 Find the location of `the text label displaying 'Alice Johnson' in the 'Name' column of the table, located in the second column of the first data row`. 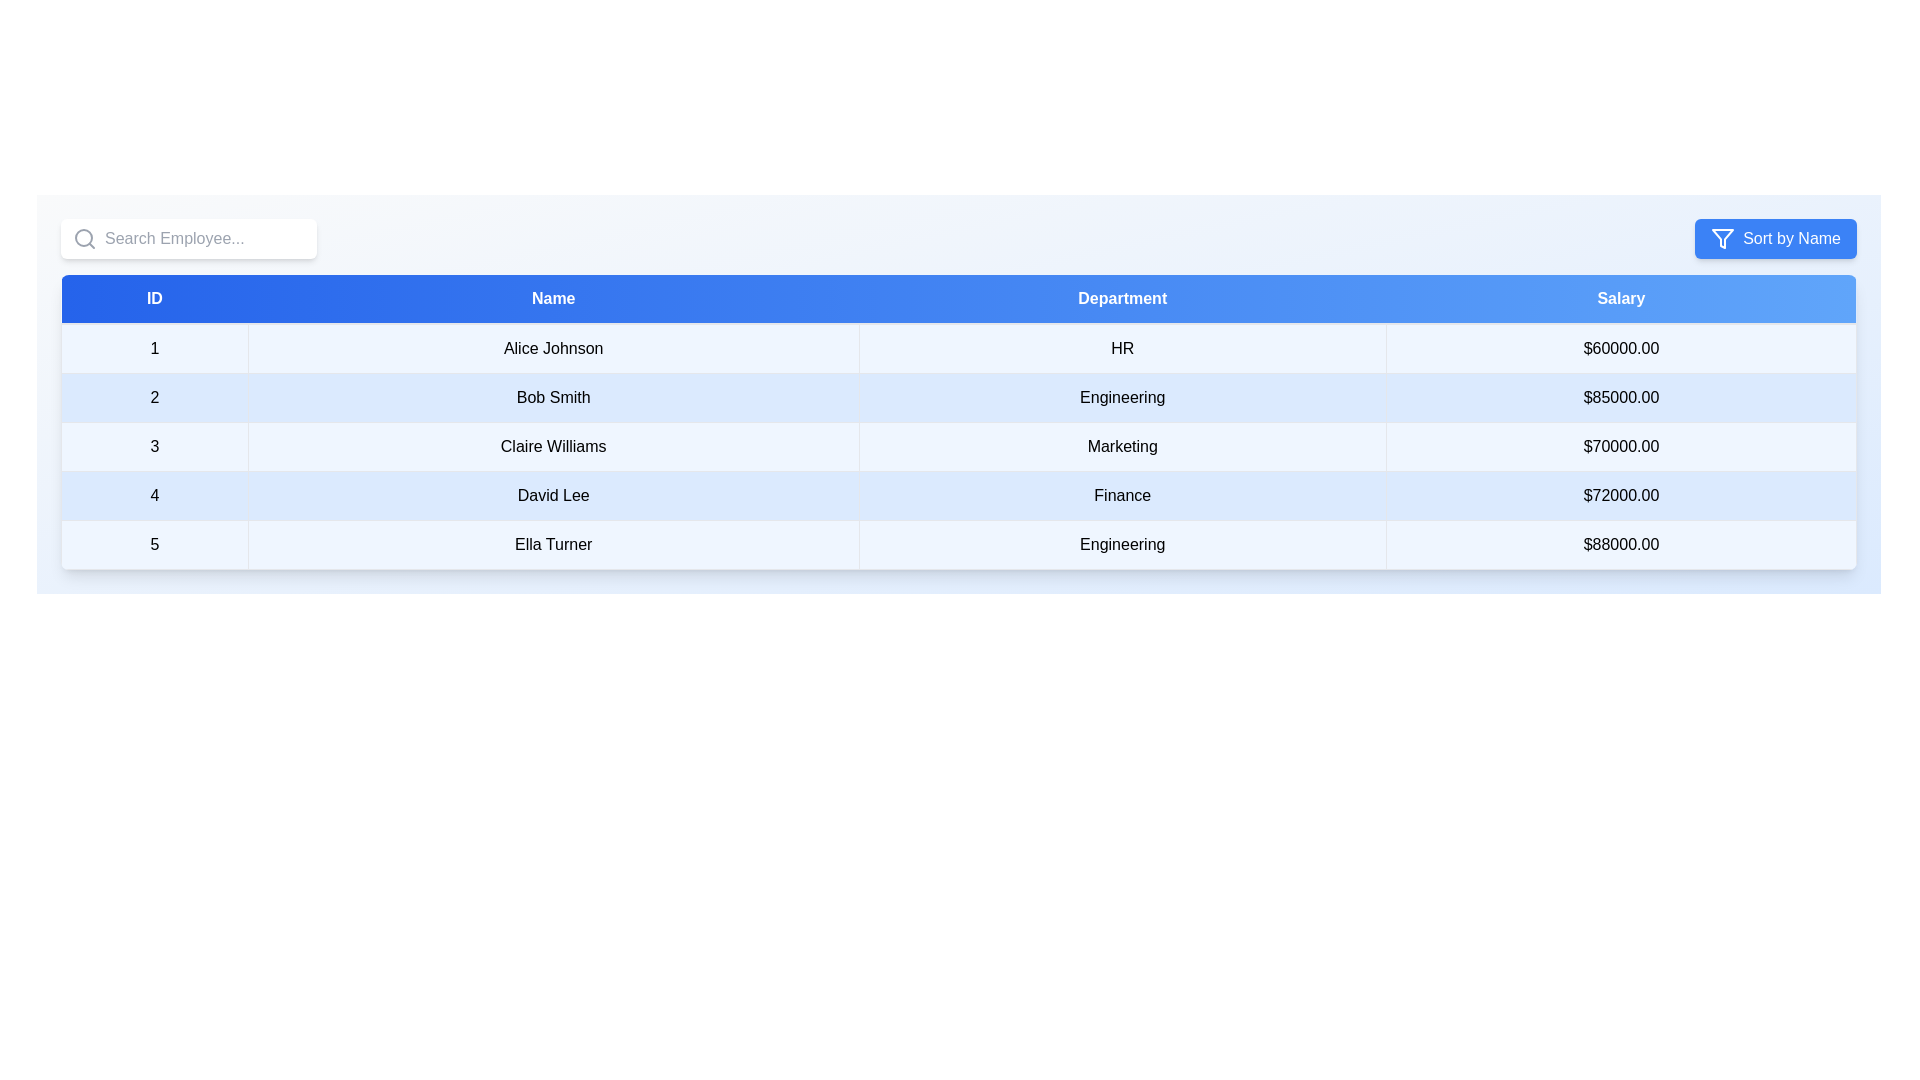

the text label displaying 'Alice Johnson' in the 'Name' column of the table, located in the second column of the first data row is located at coordinates (553, 347).